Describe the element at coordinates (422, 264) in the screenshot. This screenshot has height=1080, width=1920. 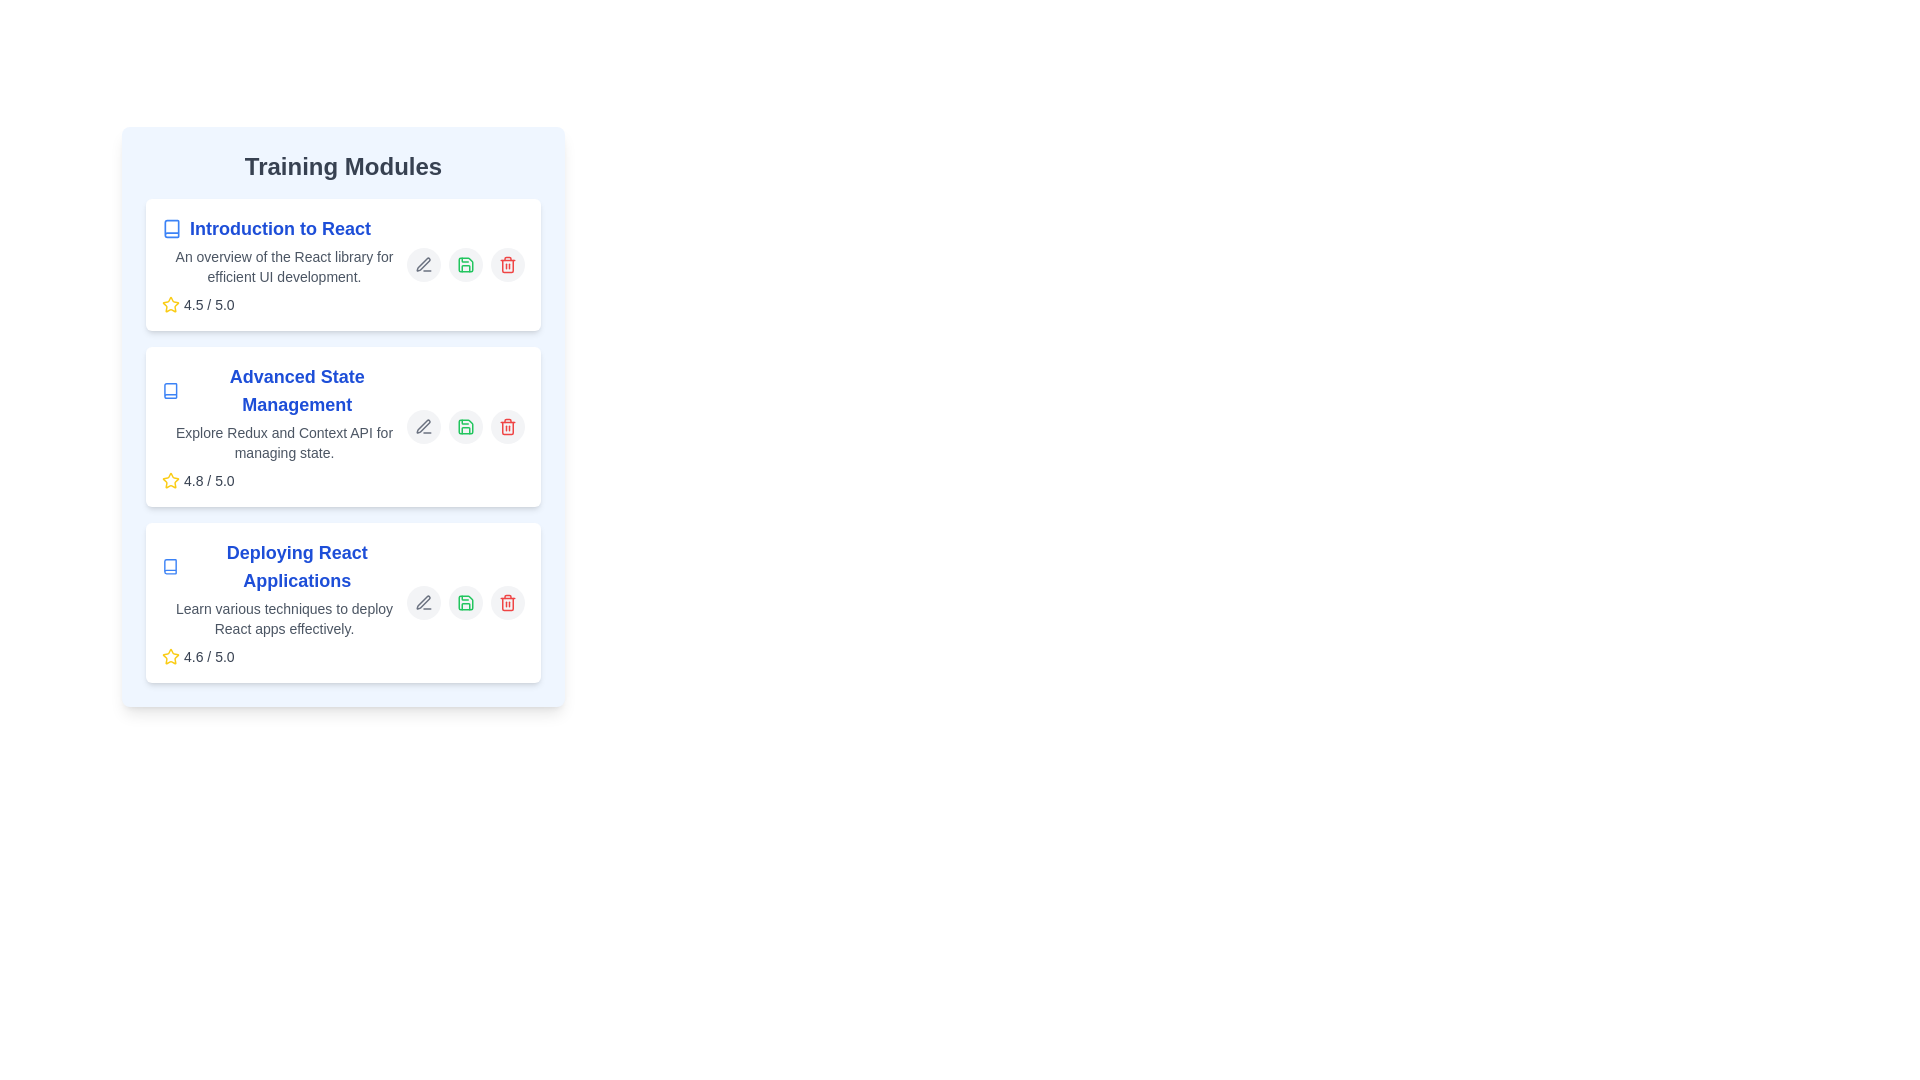
I see `the edit button located to the right of the 'Introduction to React' module header to modify content or settings` at that location.